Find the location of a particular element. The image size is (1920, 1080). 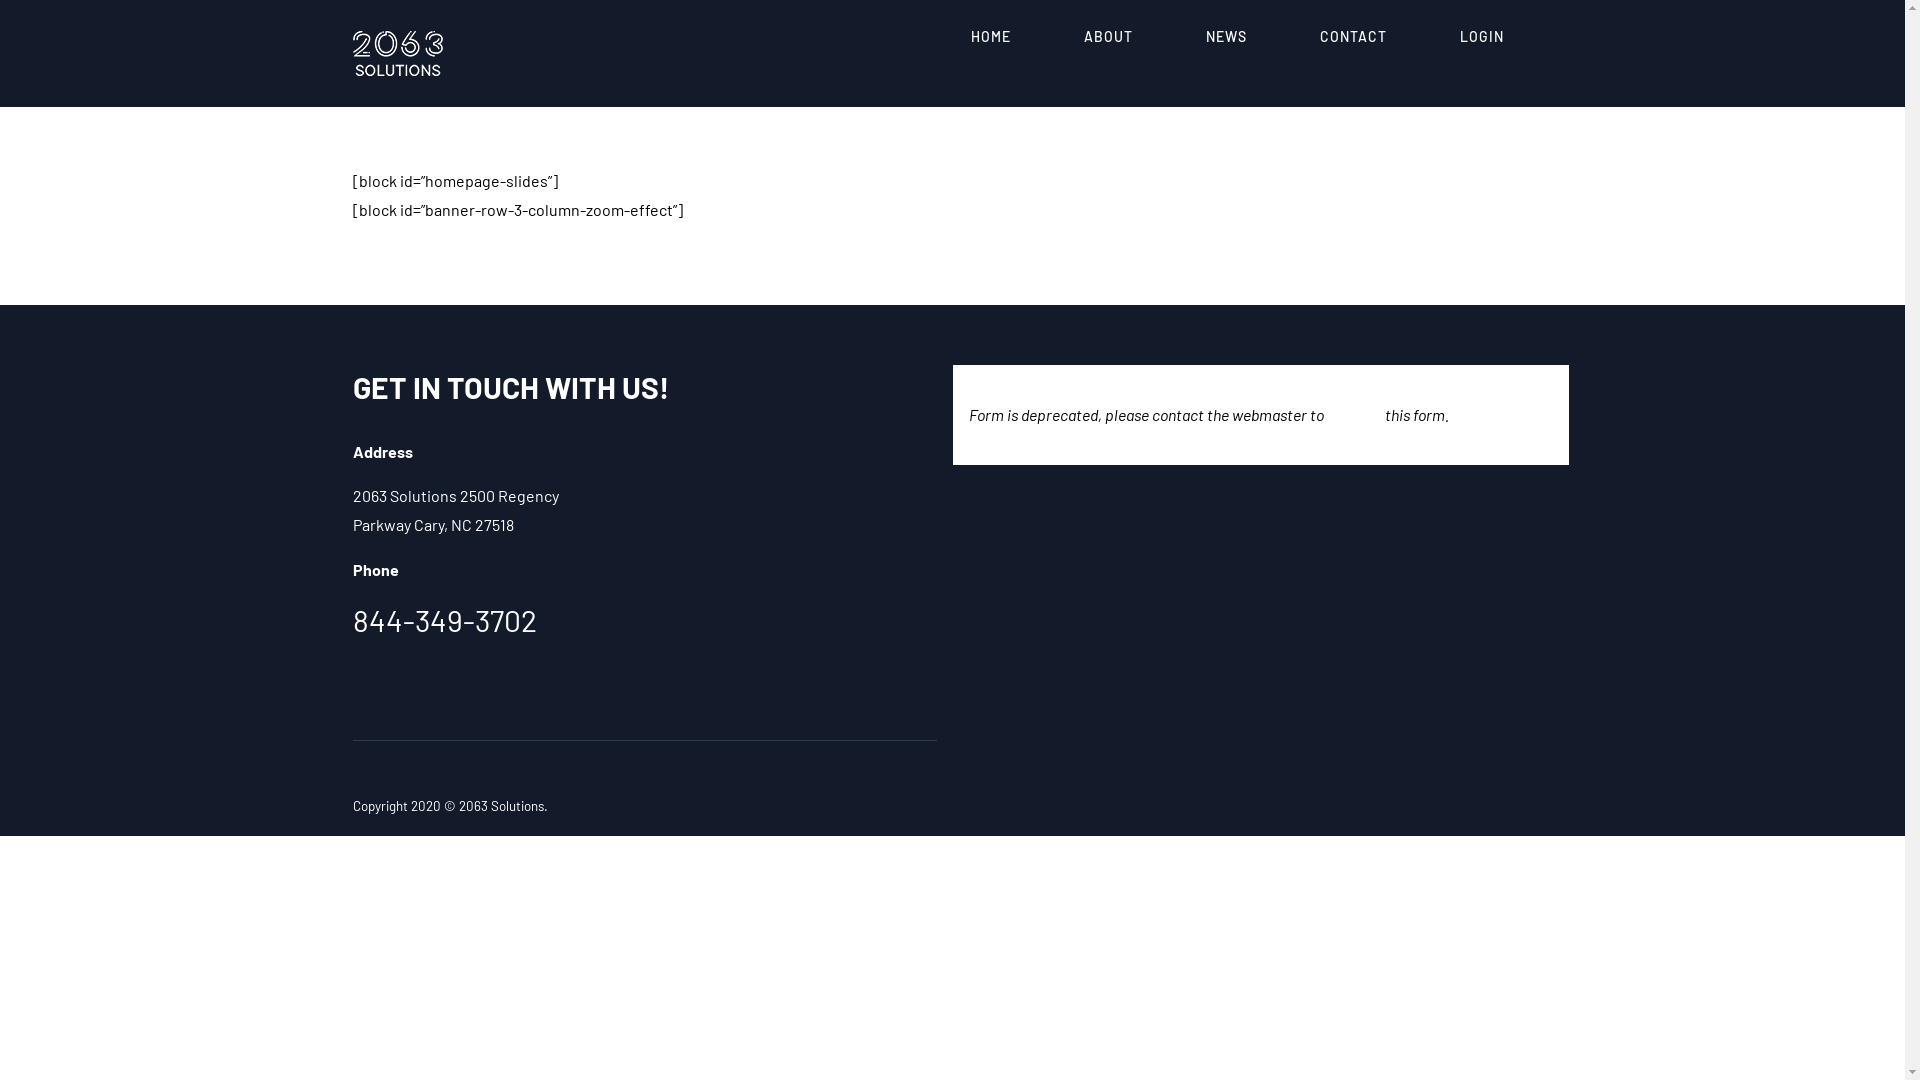

'CONTACT' is located at coordinates (1353, 37).